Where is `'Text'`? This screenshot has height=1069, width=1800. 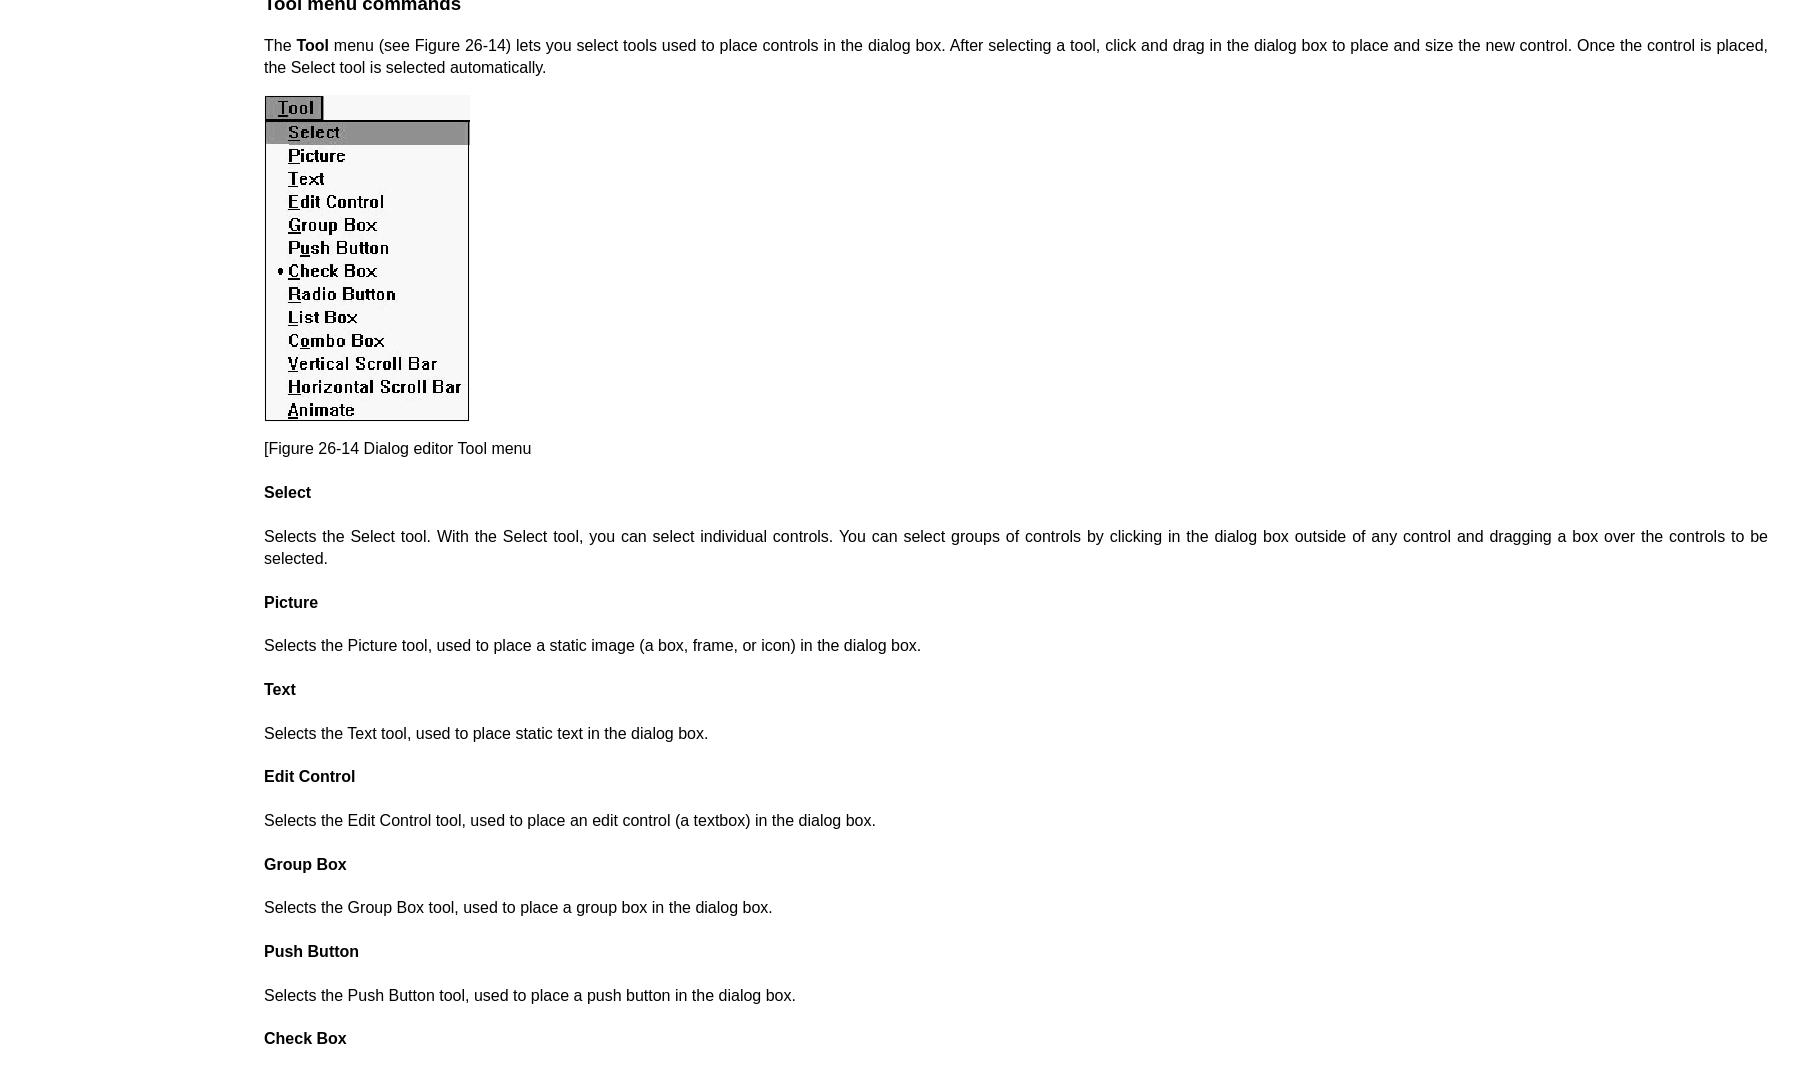
'Text' is located at coordinates (263, 688).